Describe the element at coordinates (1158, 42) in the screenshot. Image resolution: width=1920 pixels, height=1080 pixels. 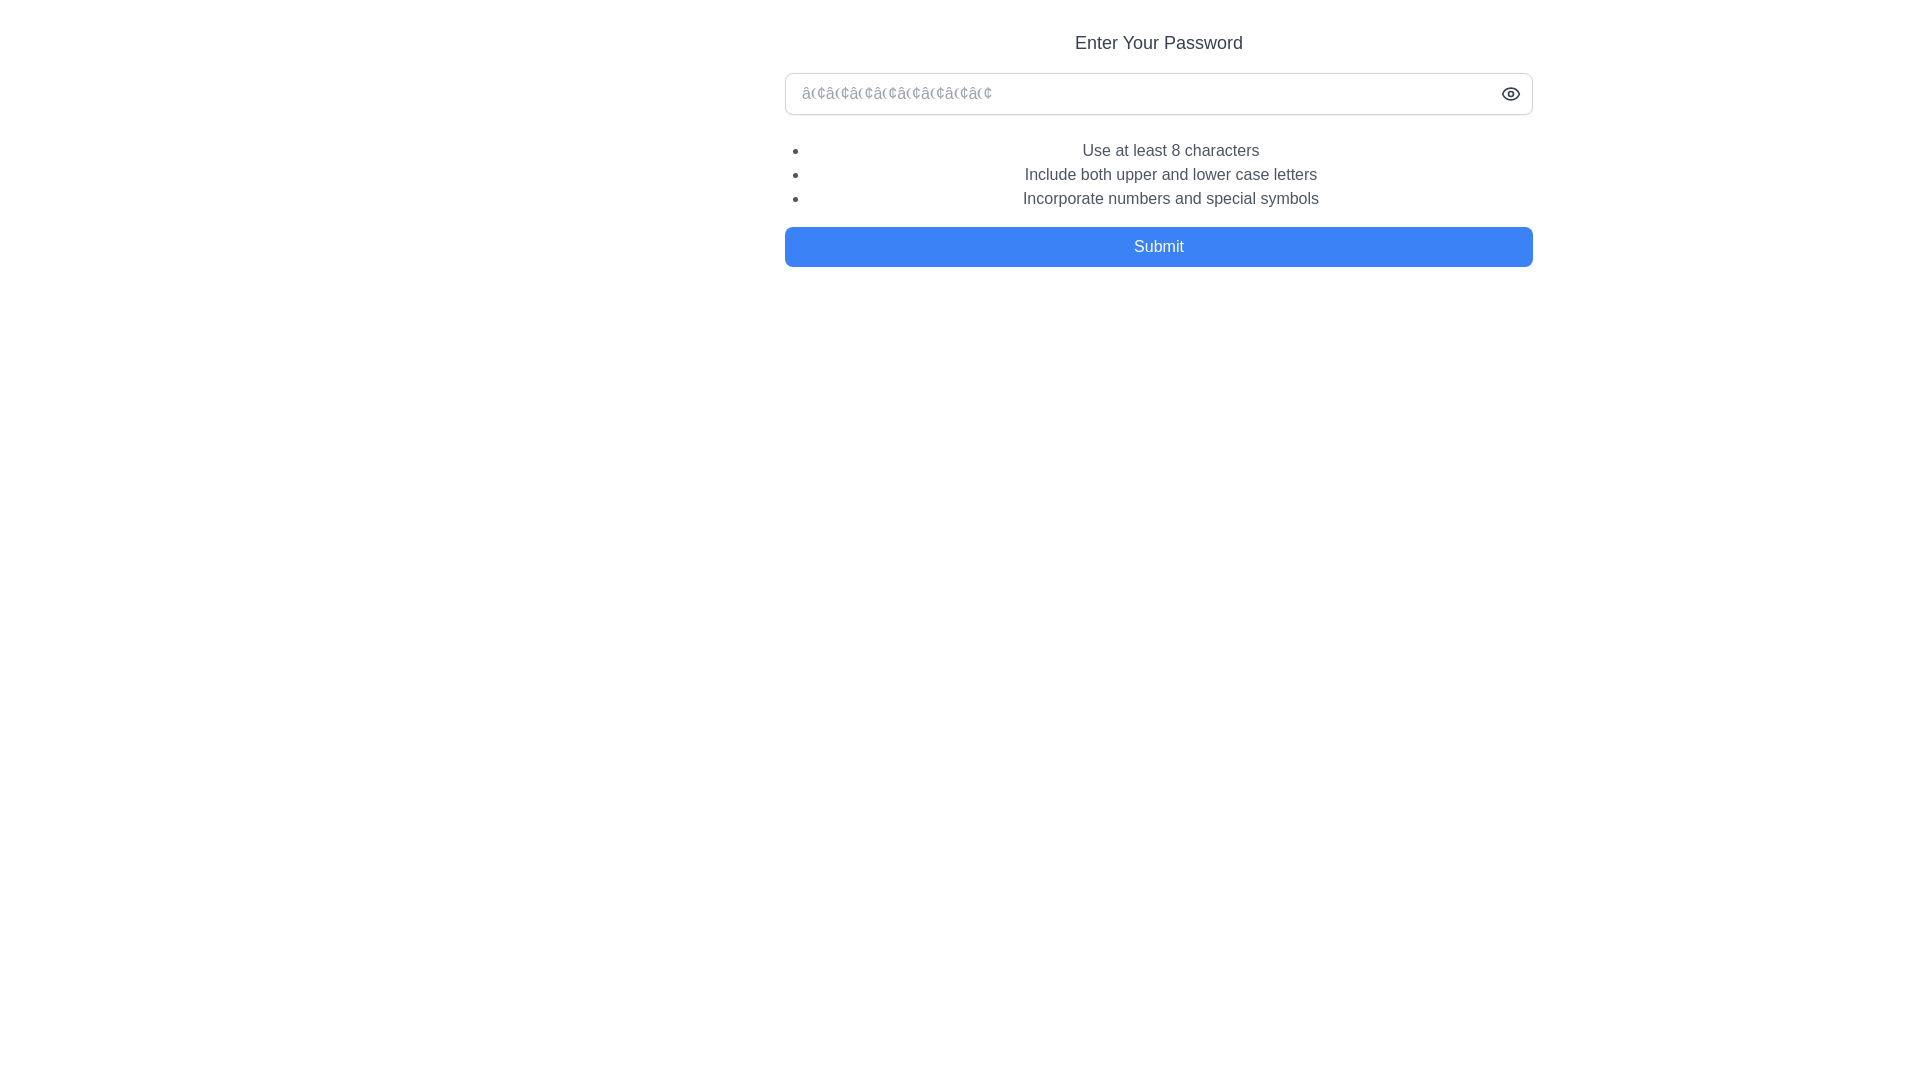
I see `the text label that says 'Enter Your Password', which is styled in a large, medium-weight gray font and located at the top of the password entry section` at that location.